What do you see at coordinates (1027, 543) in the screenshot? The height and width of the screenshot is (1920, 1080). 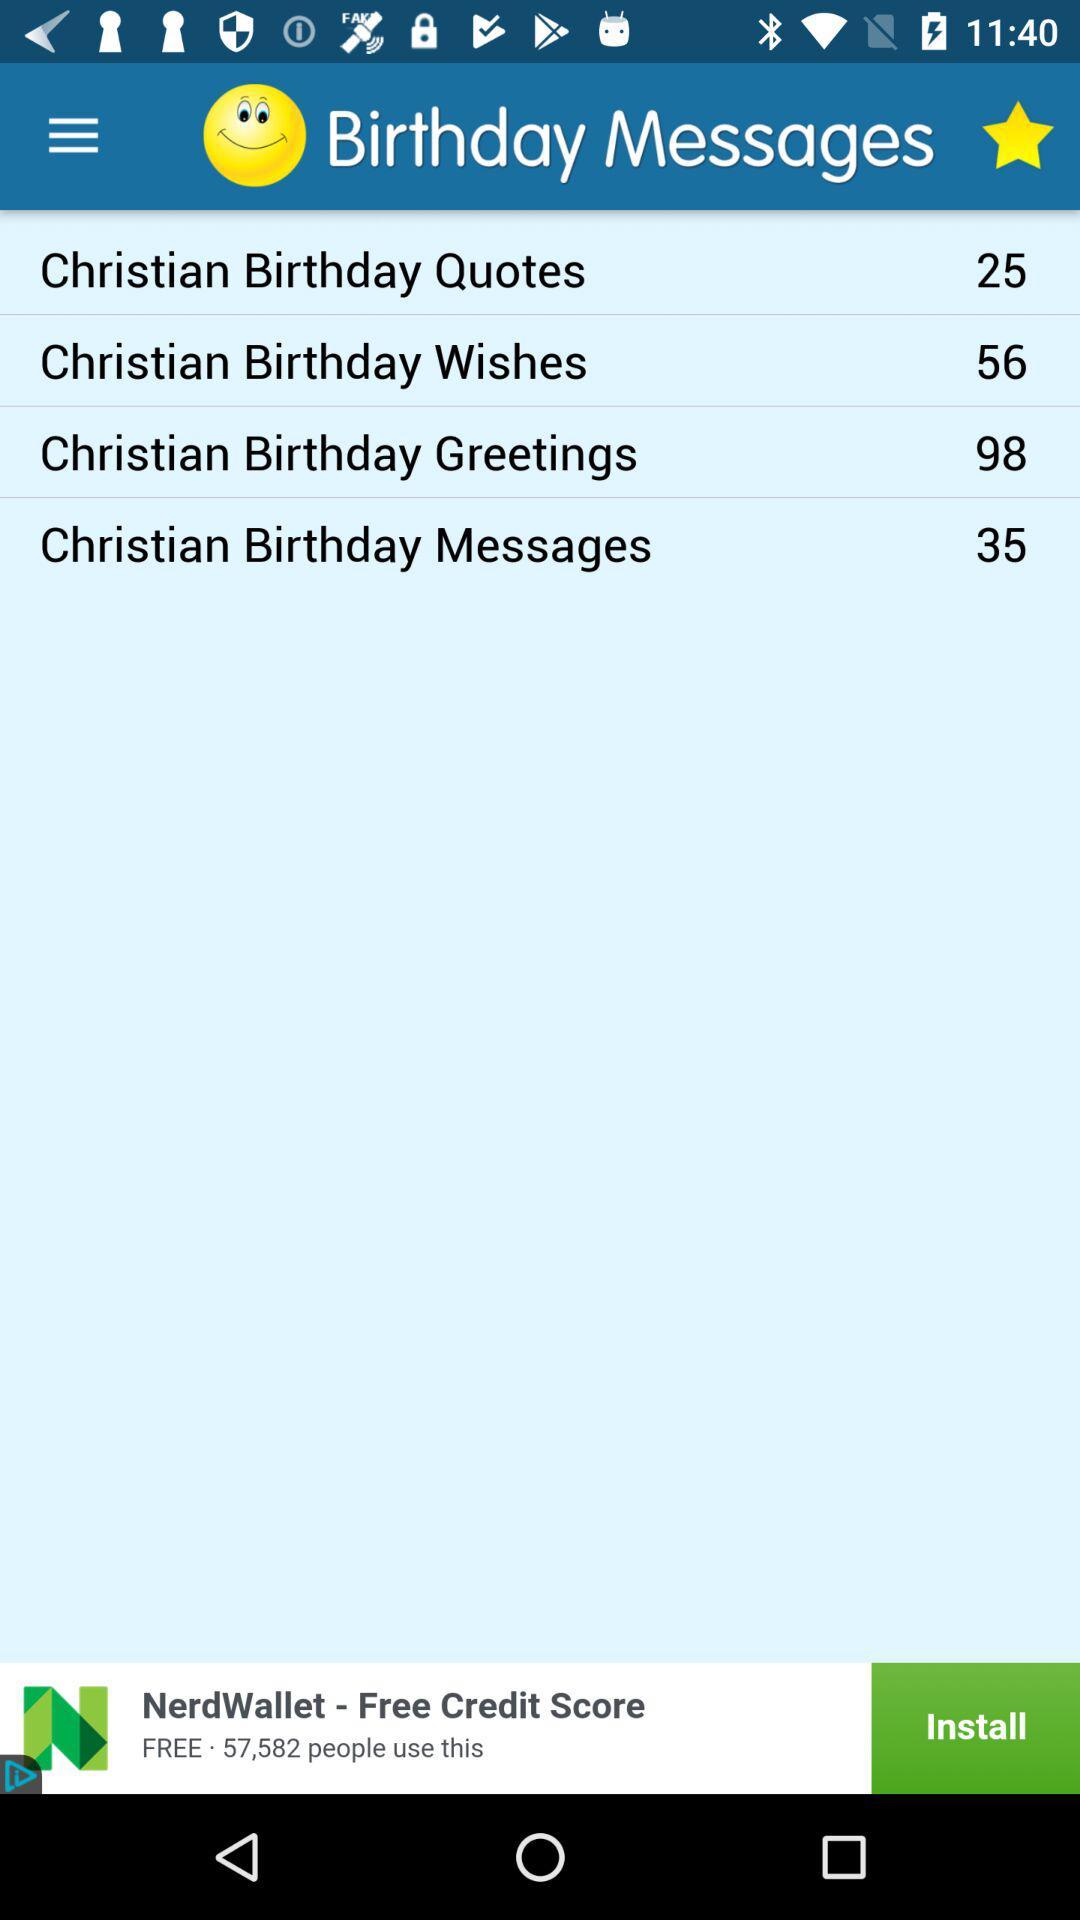 I see `the item below the 98 icon` at bounding box center [1027, 543].